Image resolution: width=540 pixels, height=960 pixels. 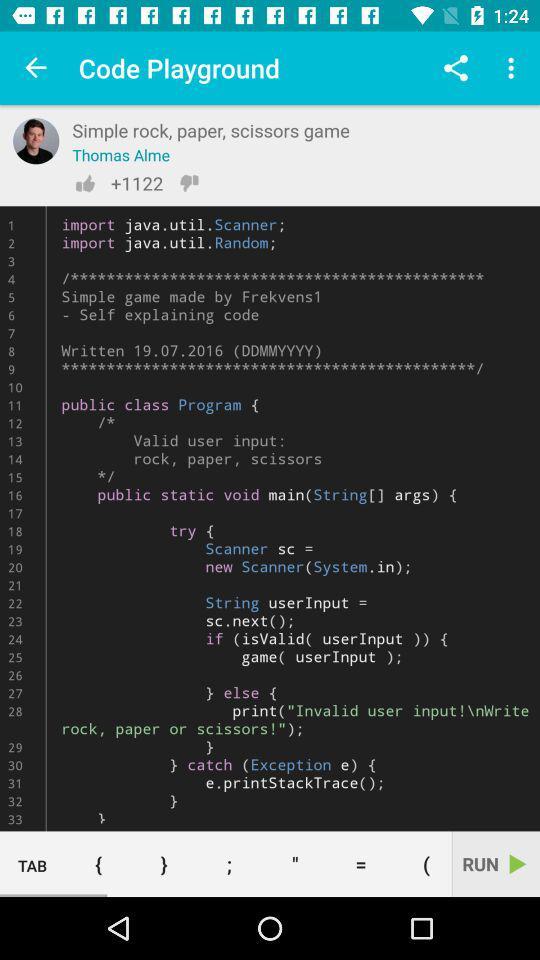 What do you see at coordinates (84, 183) in the screenshot?
I see `thumbs up the displayed set of code` at bounding box center [84, 183].